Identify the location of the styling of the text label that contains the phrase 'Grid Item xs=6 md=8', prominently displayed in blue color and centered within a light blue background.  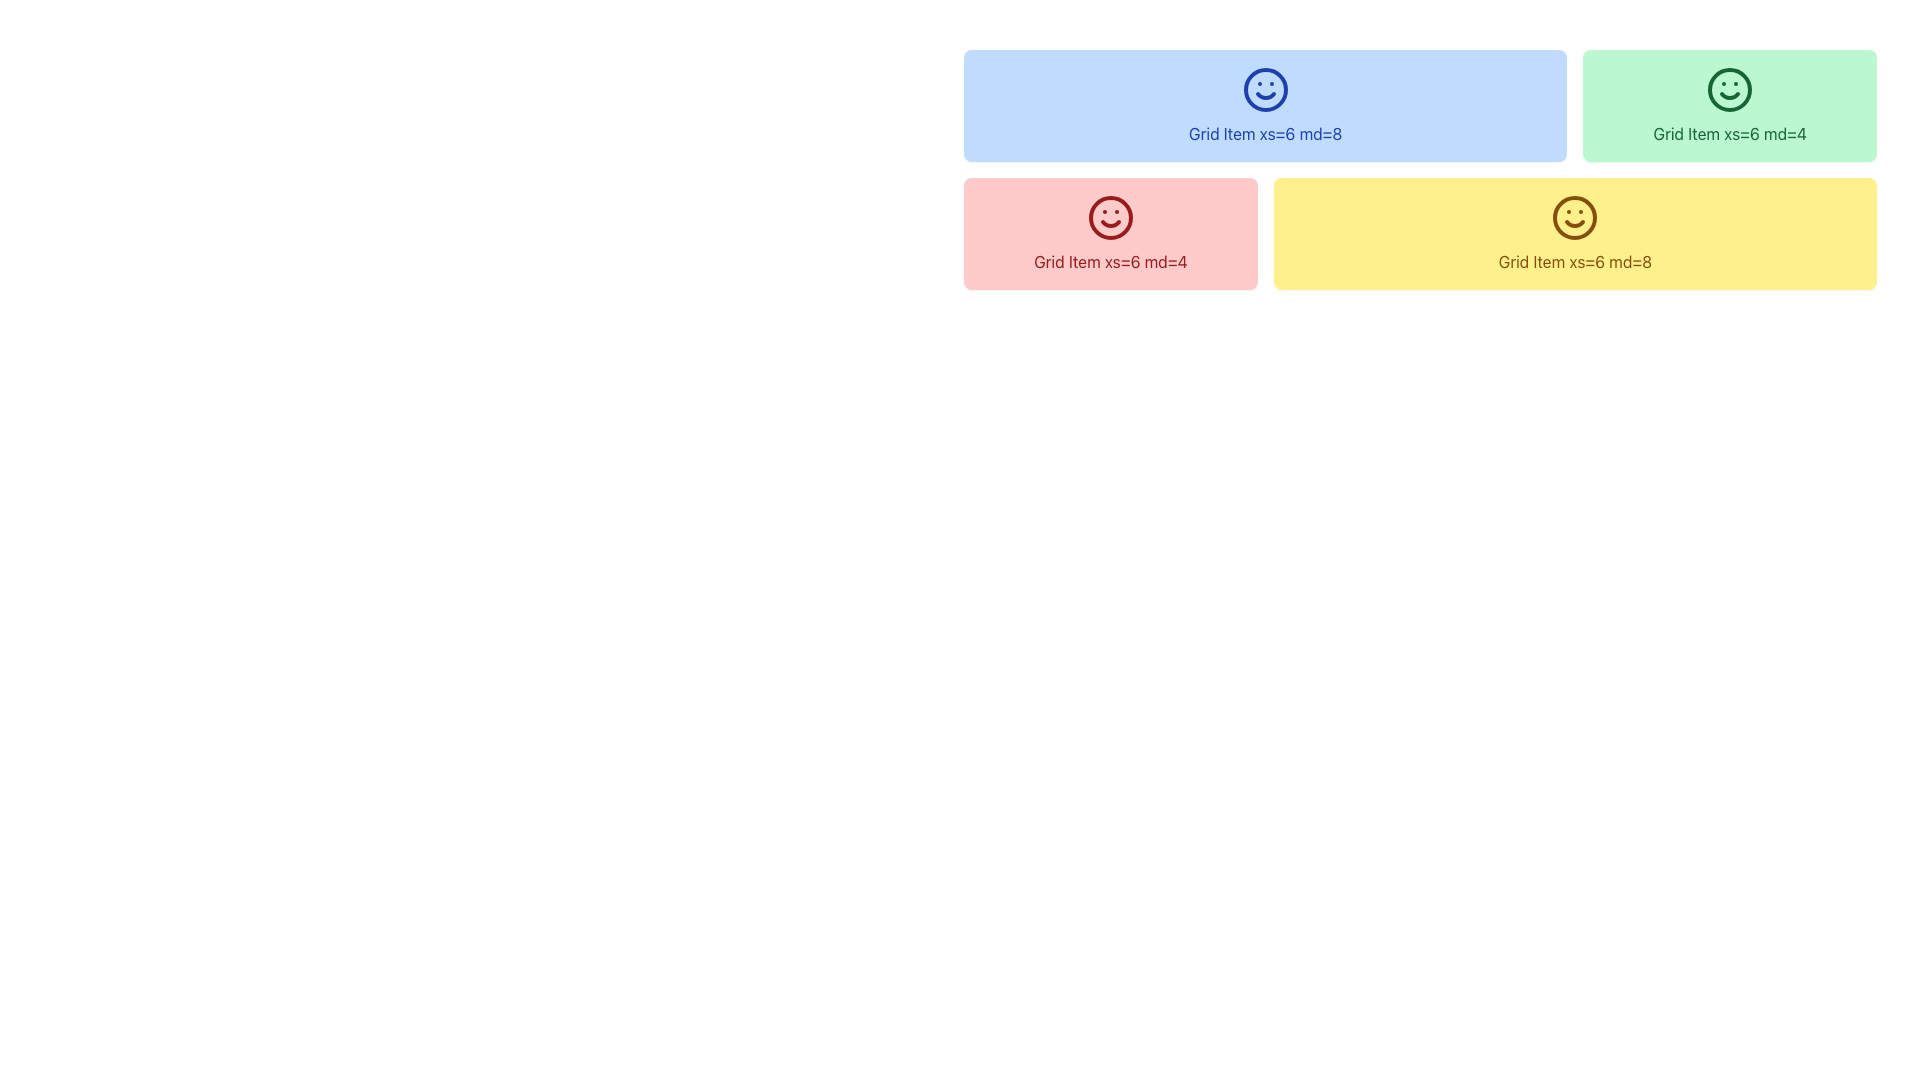
(1264, 134).